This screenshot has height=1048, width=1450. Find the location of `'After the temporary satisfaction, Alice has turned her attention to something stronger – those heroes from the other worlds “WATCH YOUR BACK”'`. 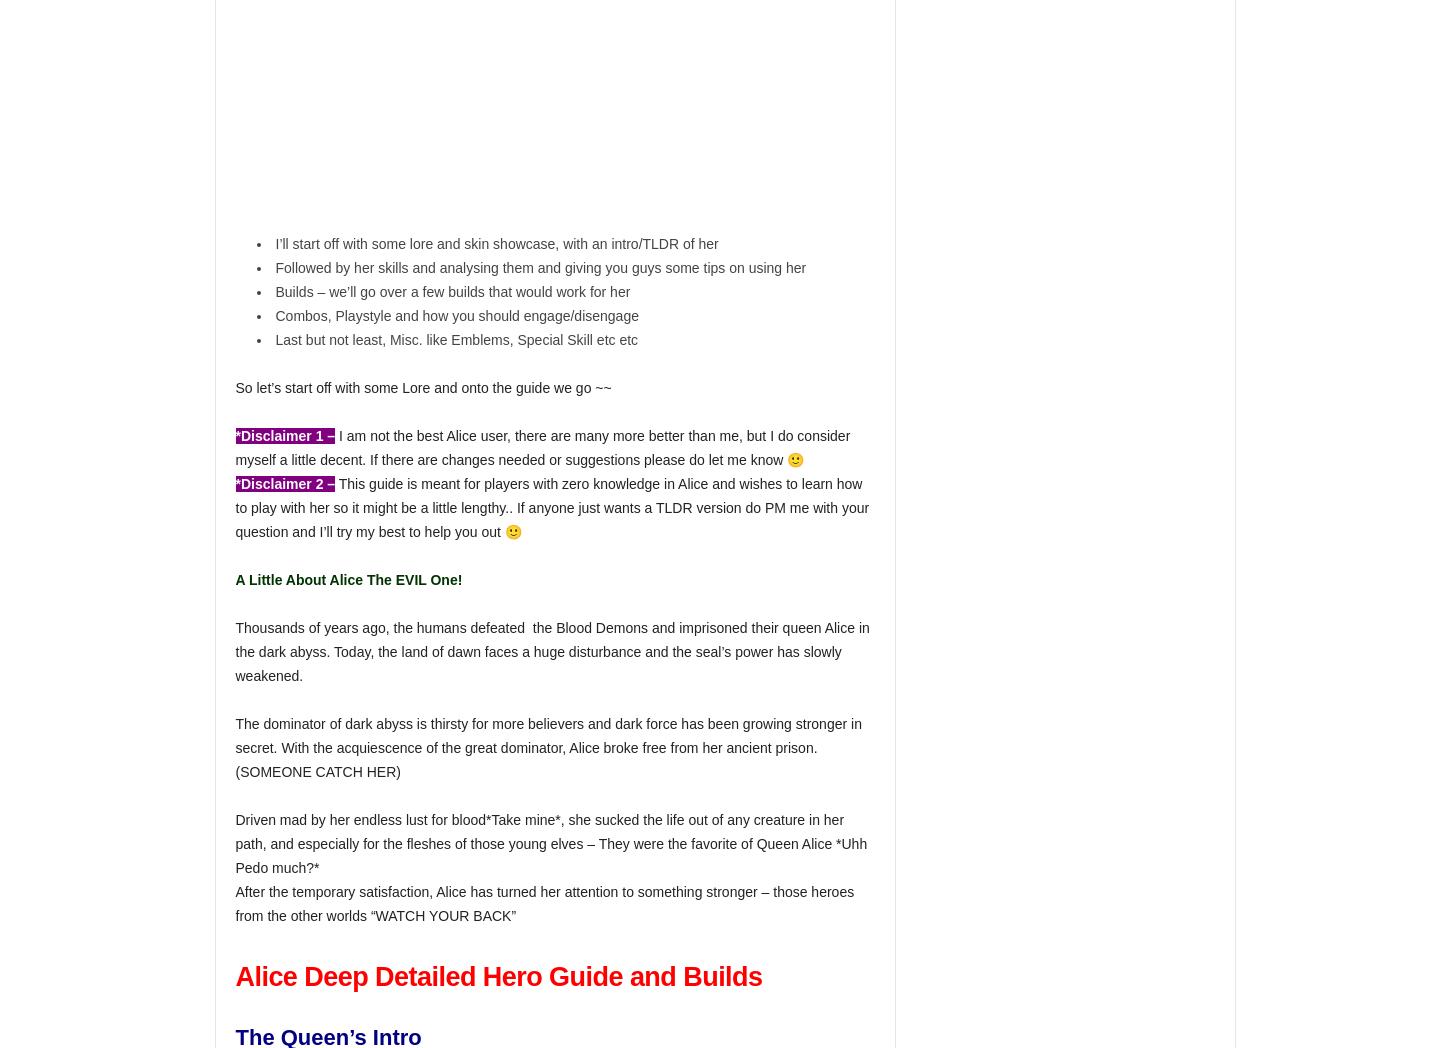

'After the temporary satisfaction, Alice has turned her attention to something stronger – those heroes from the other worlds “WATCH YOUR BACK”' is located at coordinates (544, 903).